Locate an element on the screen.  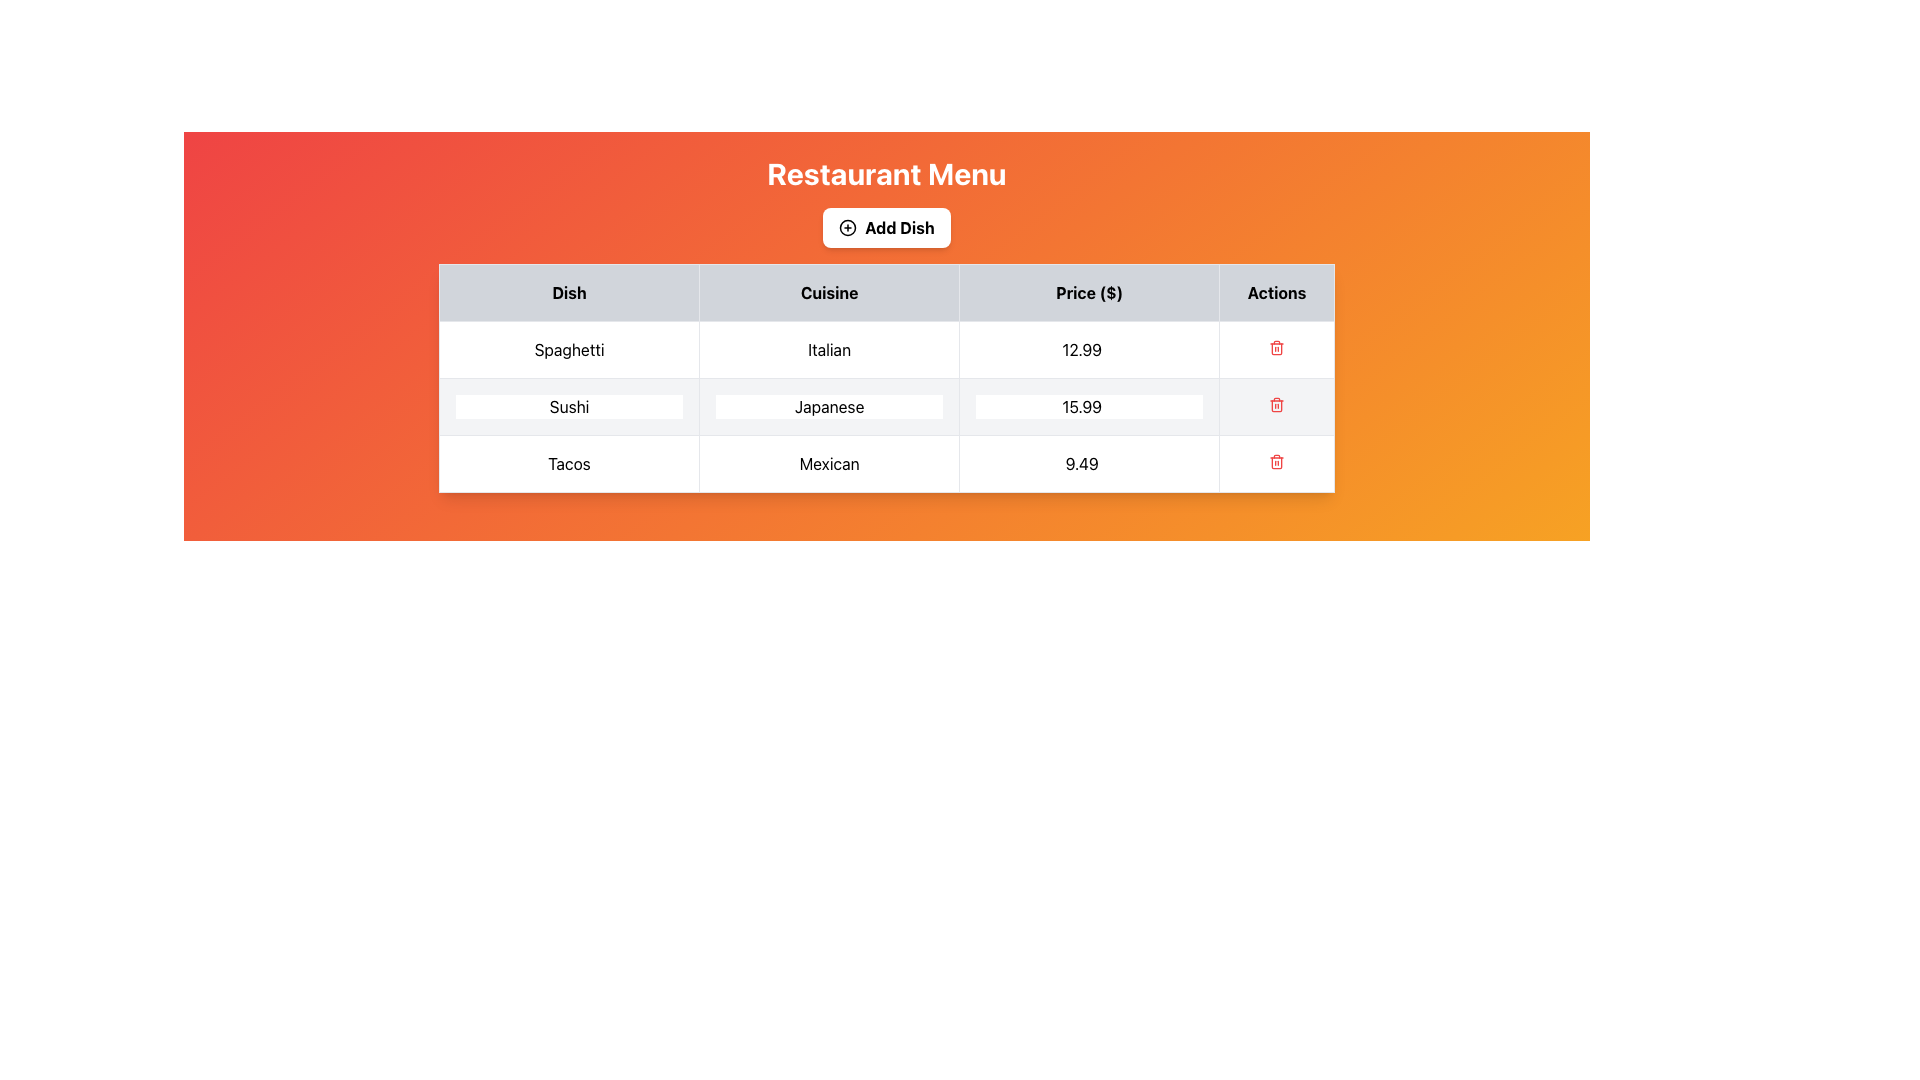
the red trash bin icon in the second row under the 'Actions' column is located at coordinates (1276, 405).